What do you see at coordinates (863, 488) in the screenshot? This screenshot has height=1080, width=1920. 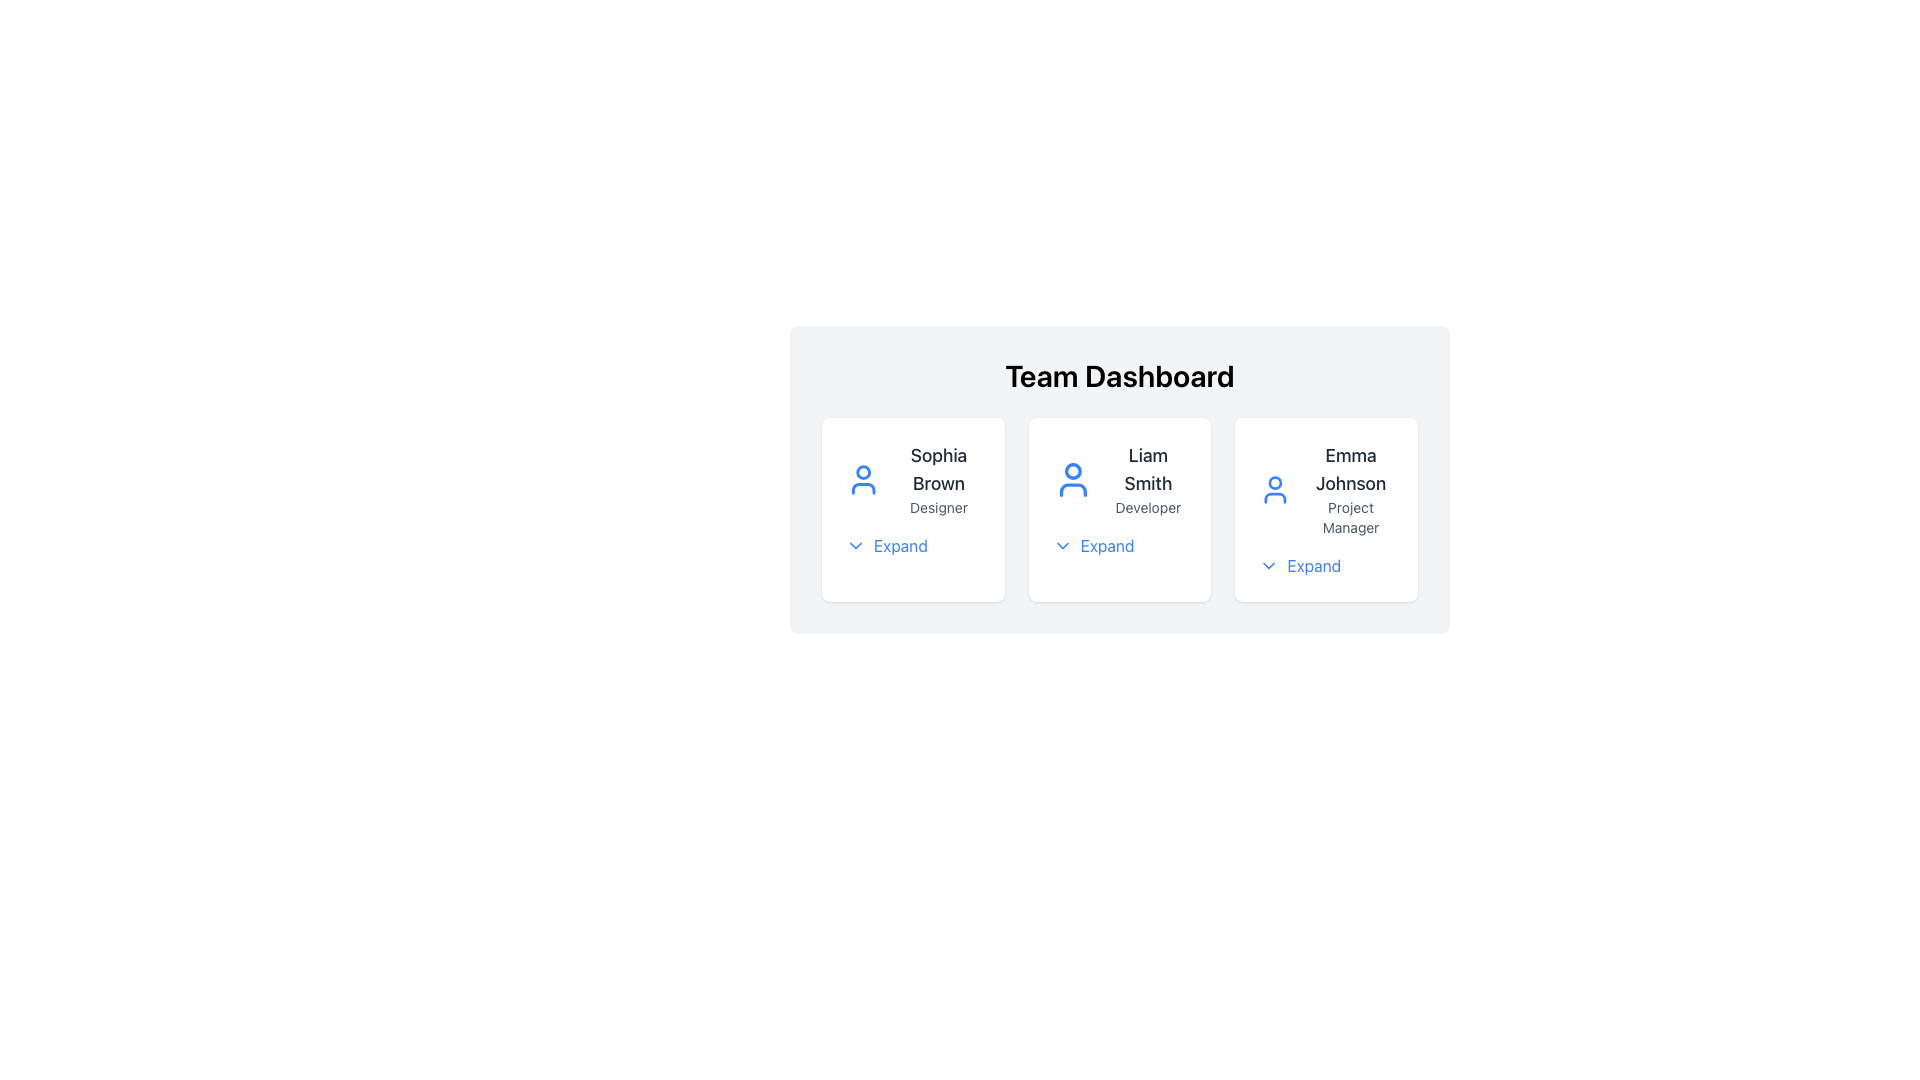 I see `the semi-circle arc shape located at the bottom of the user profile icon for Sophia Brown` at bounding box center [863, 488].